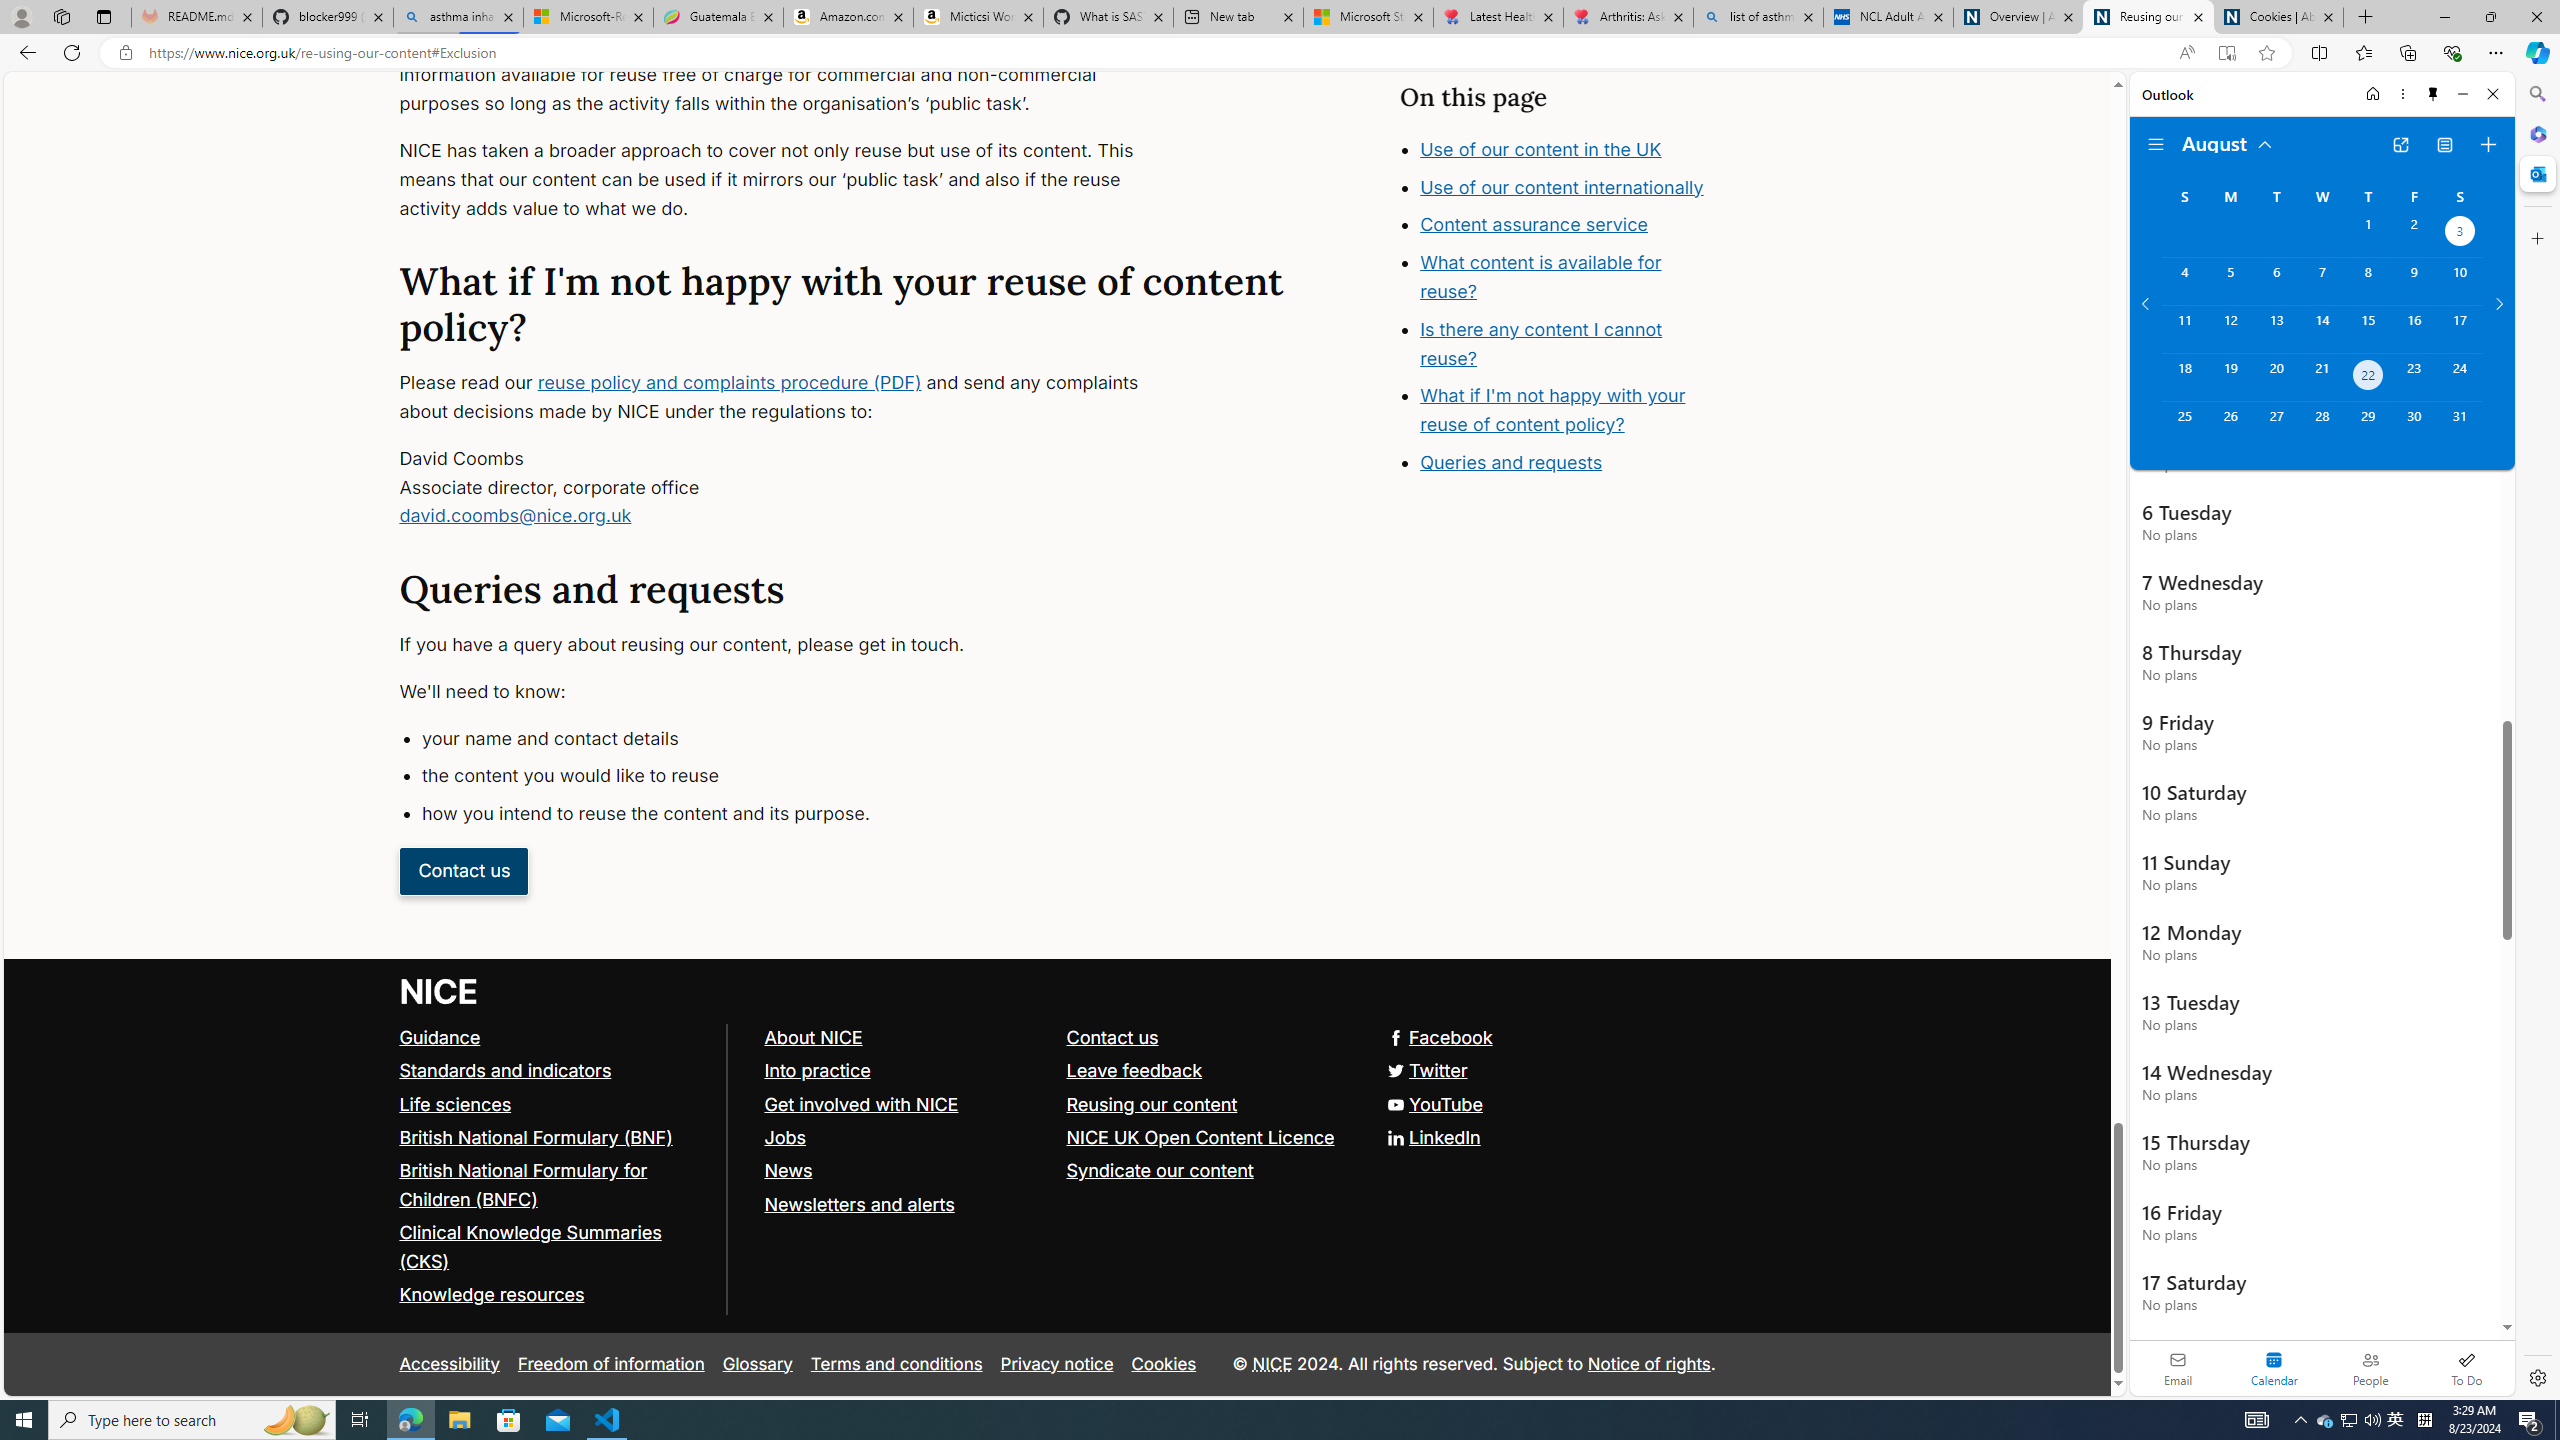 The height and width of the screenshot is (1440, 2560). Describe the element at coordinates (554, 1295) in the screenshot. I see `'Knowledge resources'` at that location.